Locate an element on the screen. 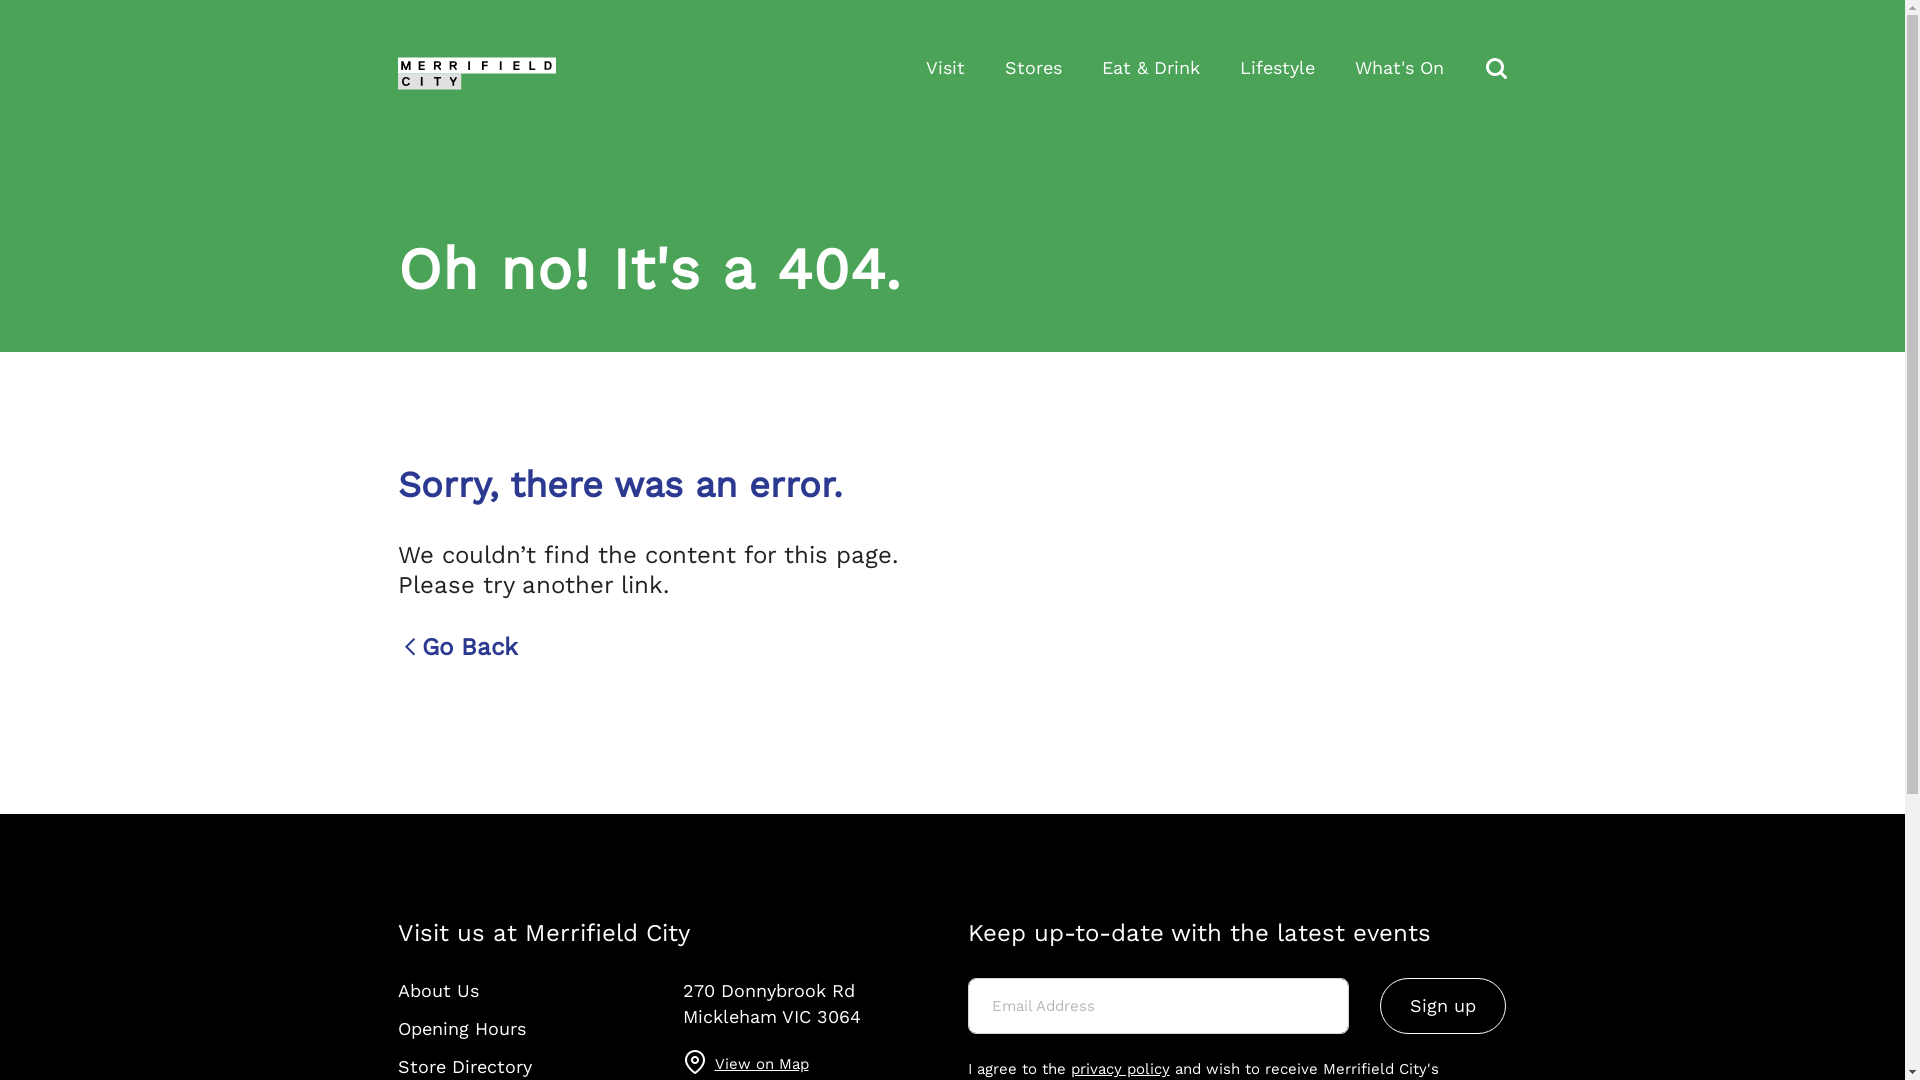 The width and height of the screenshot is (1920, 1080). 'What's On' is located at coordinates (1397, 67).